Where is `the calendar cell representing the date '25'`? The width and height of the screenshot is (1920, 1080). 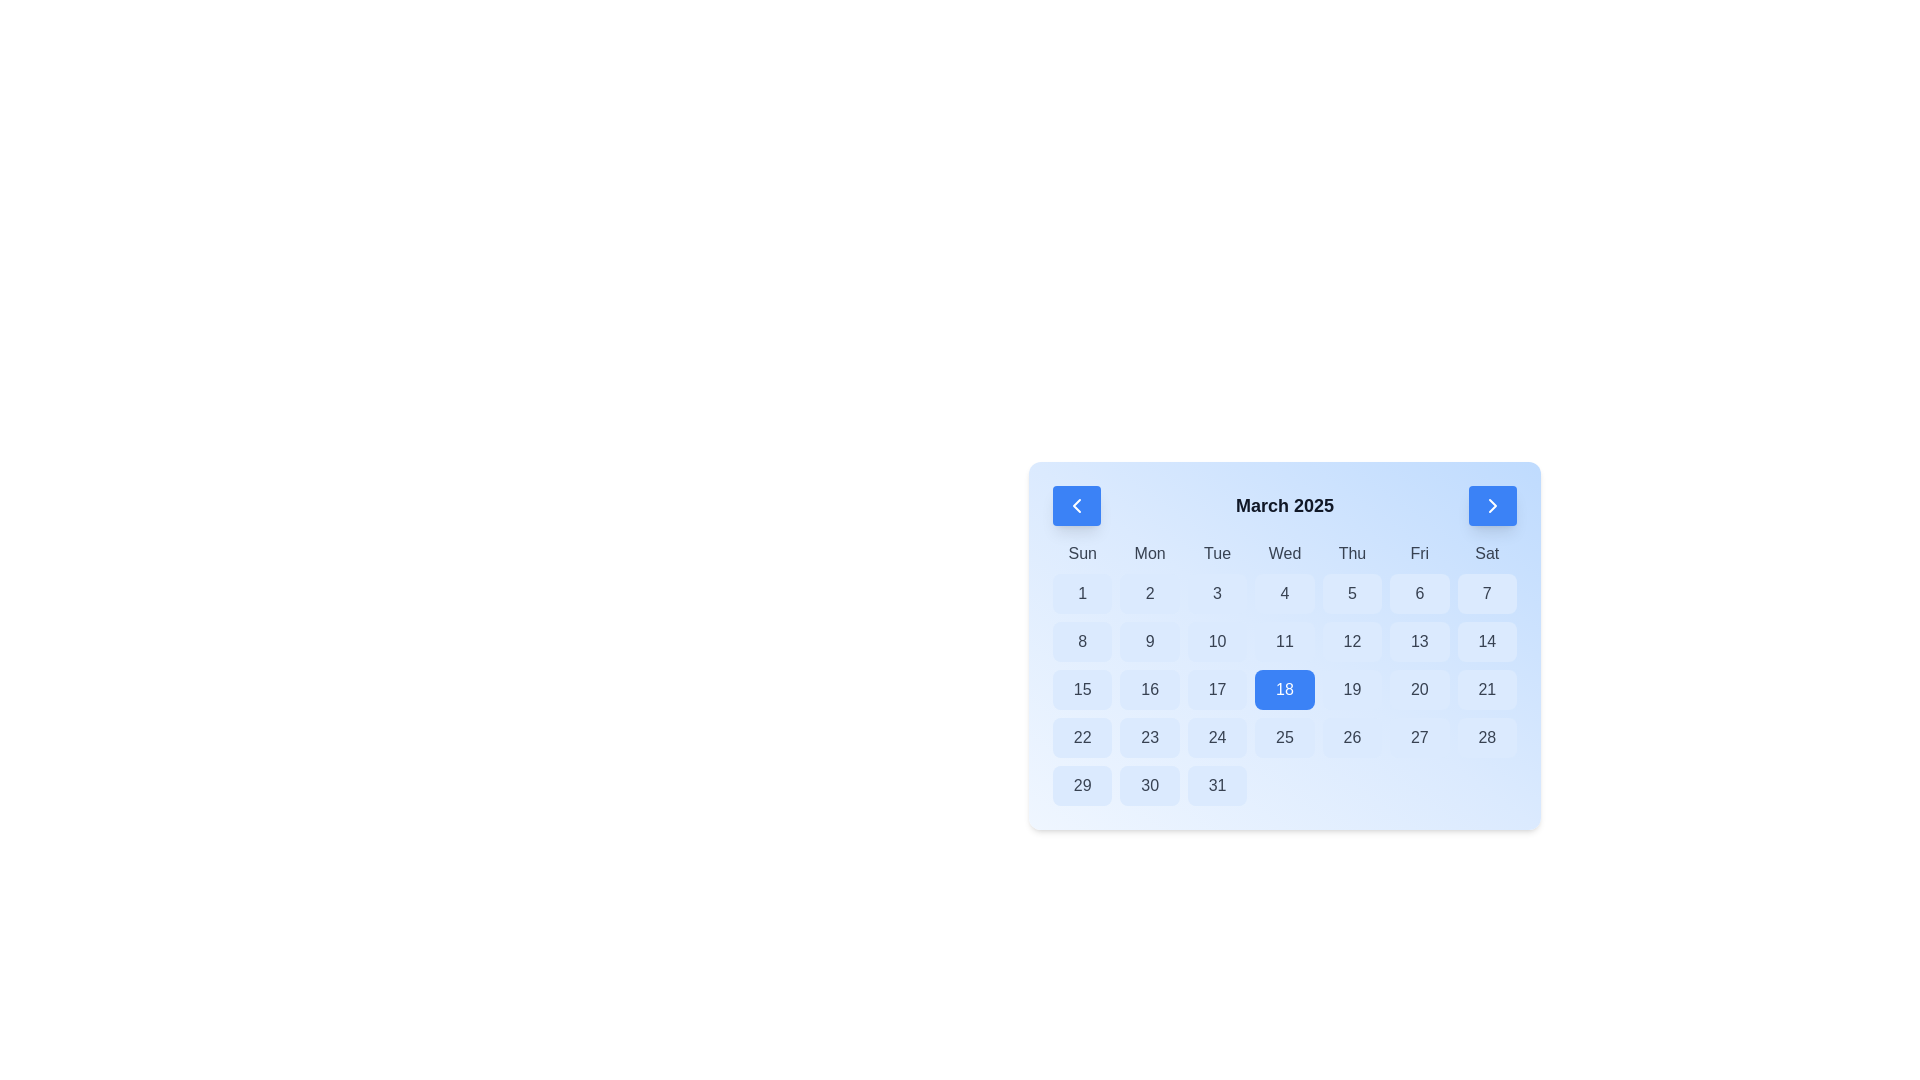
the calendar cell representing the date '25' is located at coordinates (1283, 737).